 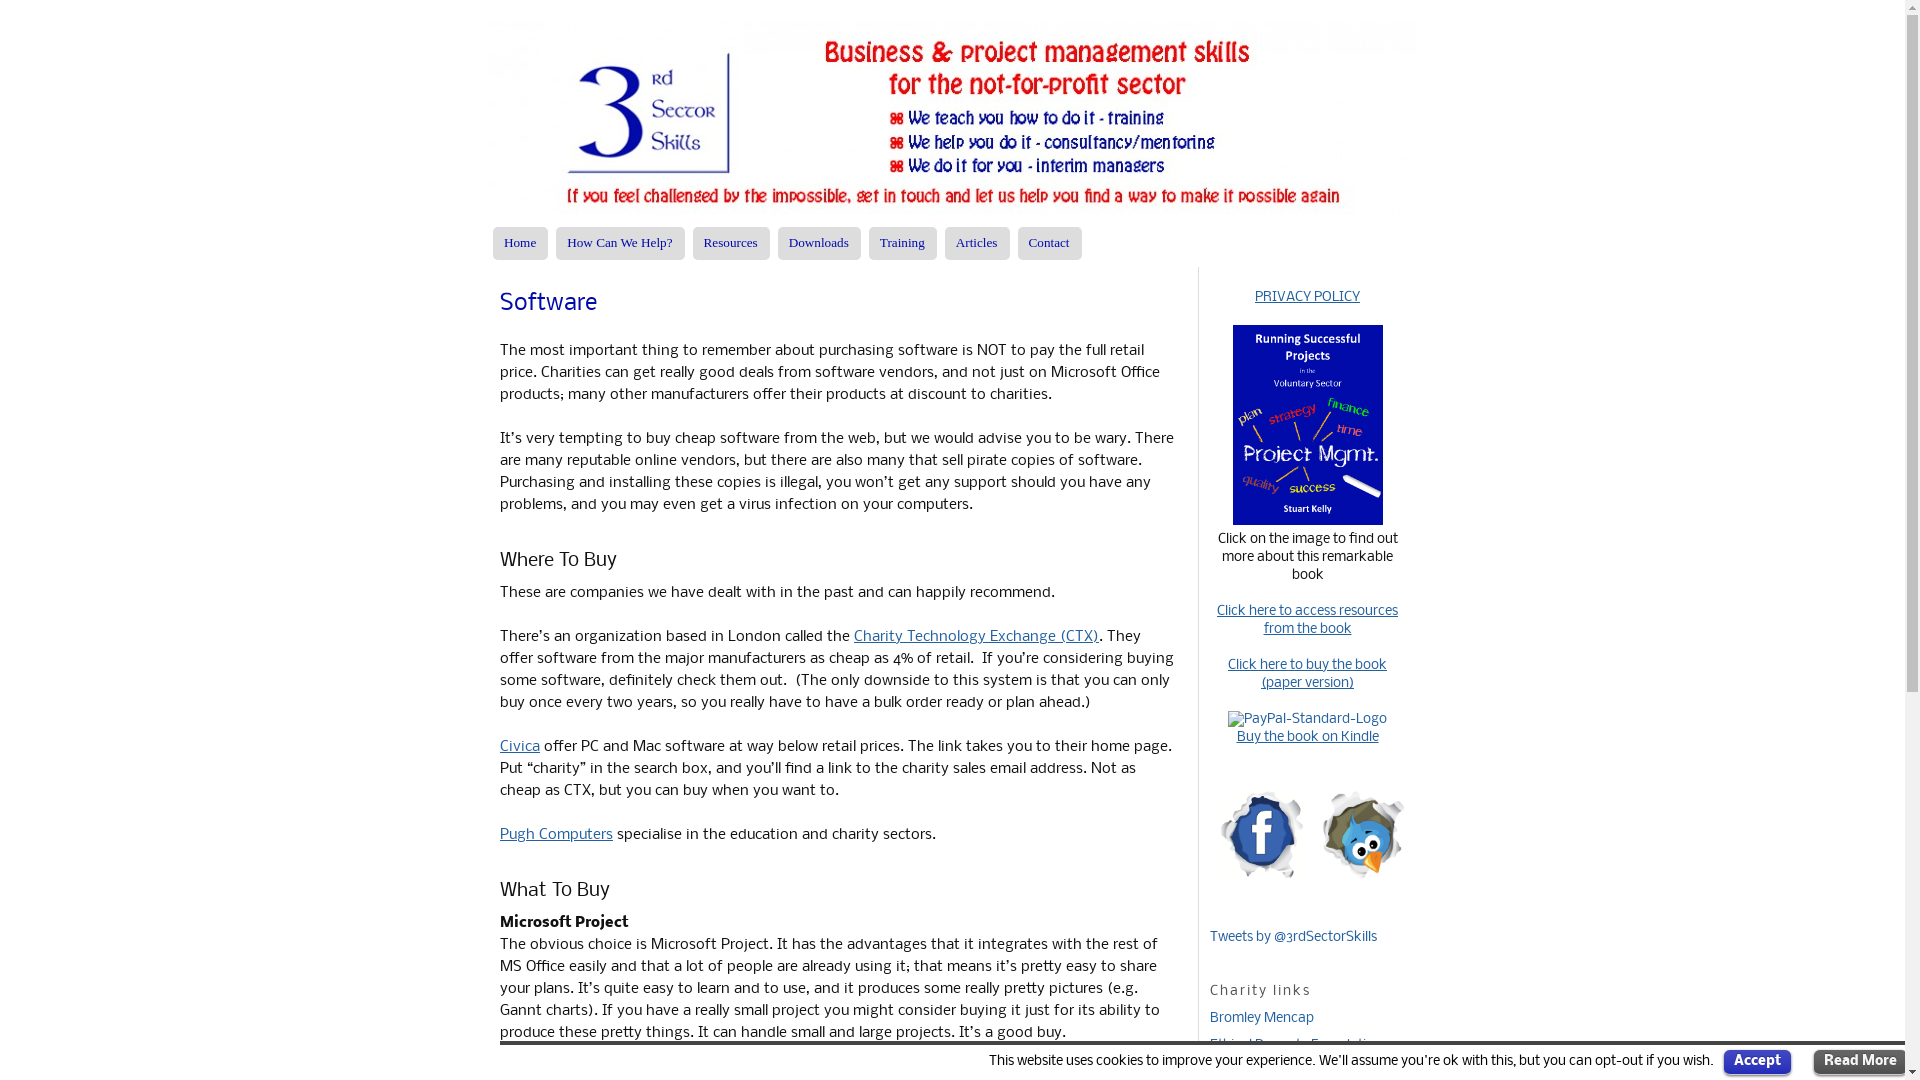 What do you see at coordinates (618, 242) in the screenshot?
I see `'How Can We Help?'` at bounding box center [618, 242].